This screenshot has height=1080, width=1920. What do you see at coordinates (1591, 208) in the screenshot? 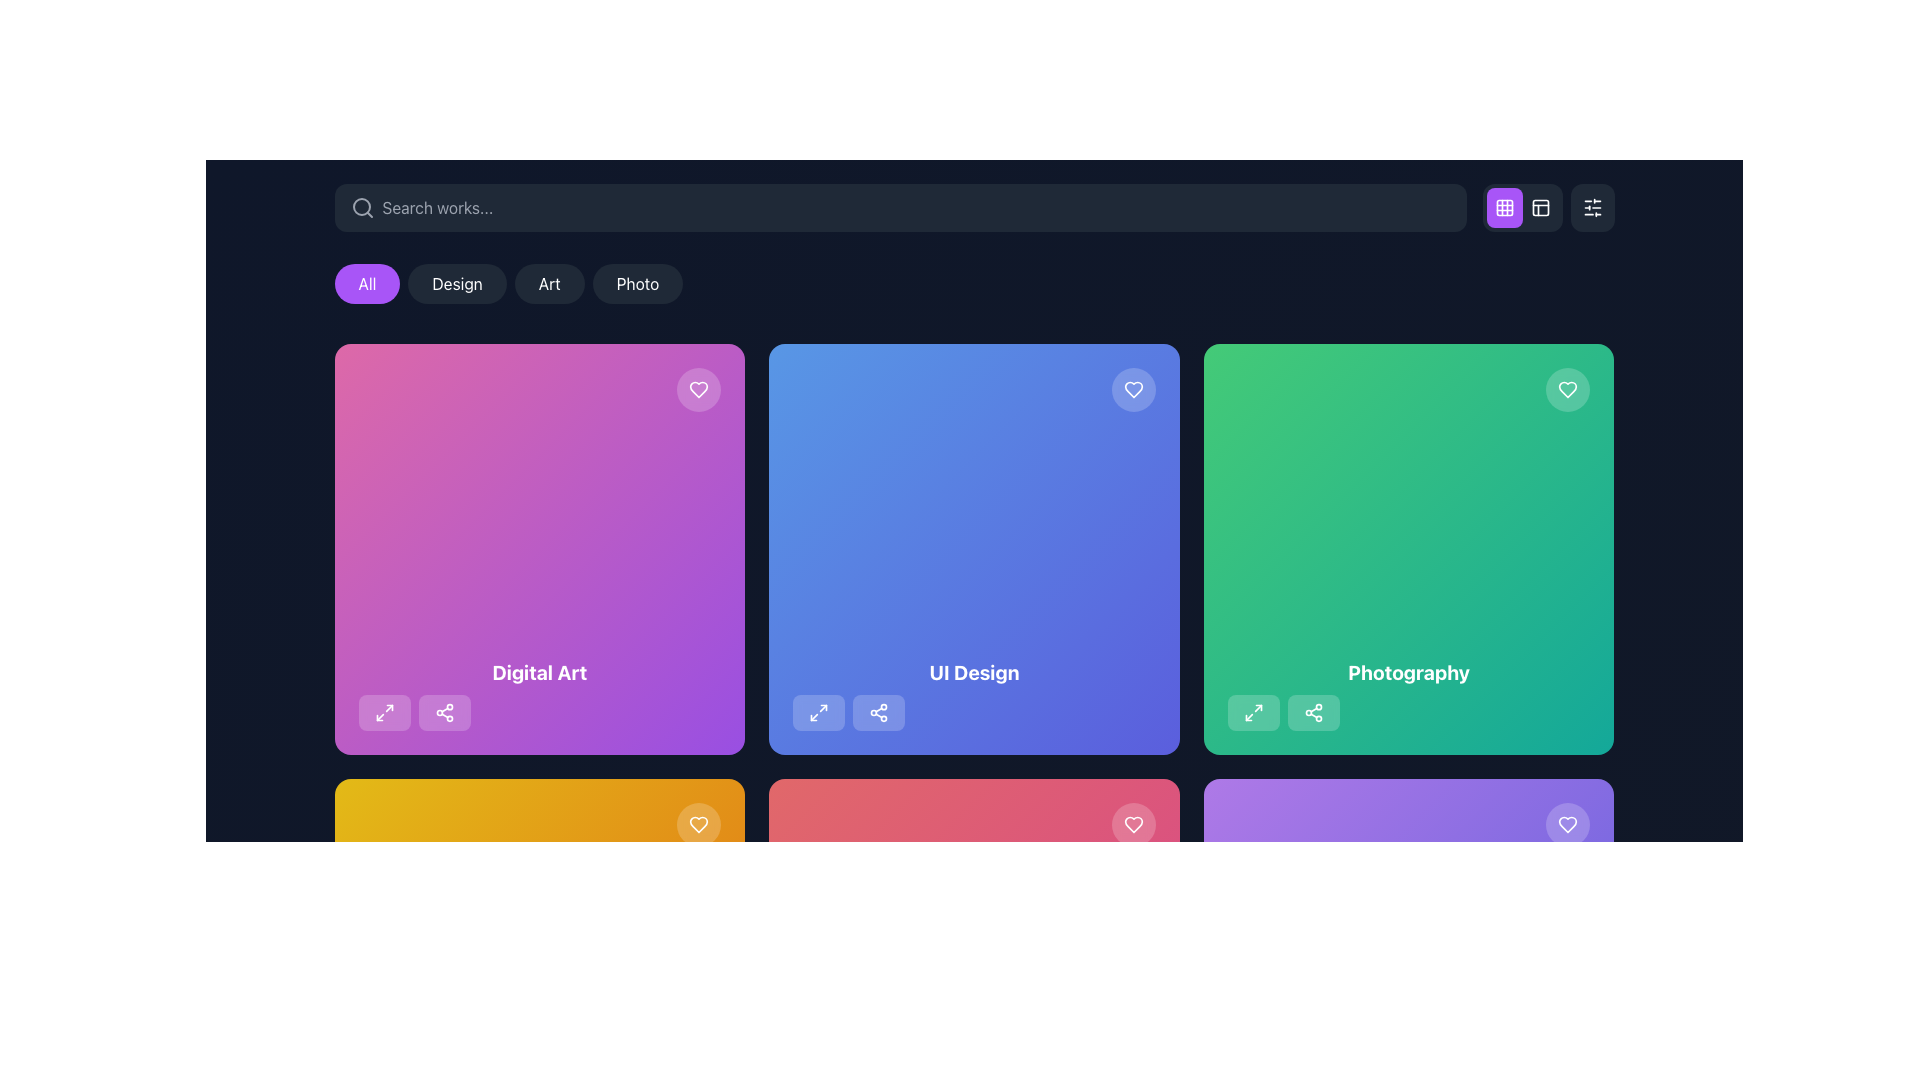
I see `the dark gray rectangular button with rounded corners and a white sliders icon in the top-right corner of the interface` at bounding box center [1591, 208].